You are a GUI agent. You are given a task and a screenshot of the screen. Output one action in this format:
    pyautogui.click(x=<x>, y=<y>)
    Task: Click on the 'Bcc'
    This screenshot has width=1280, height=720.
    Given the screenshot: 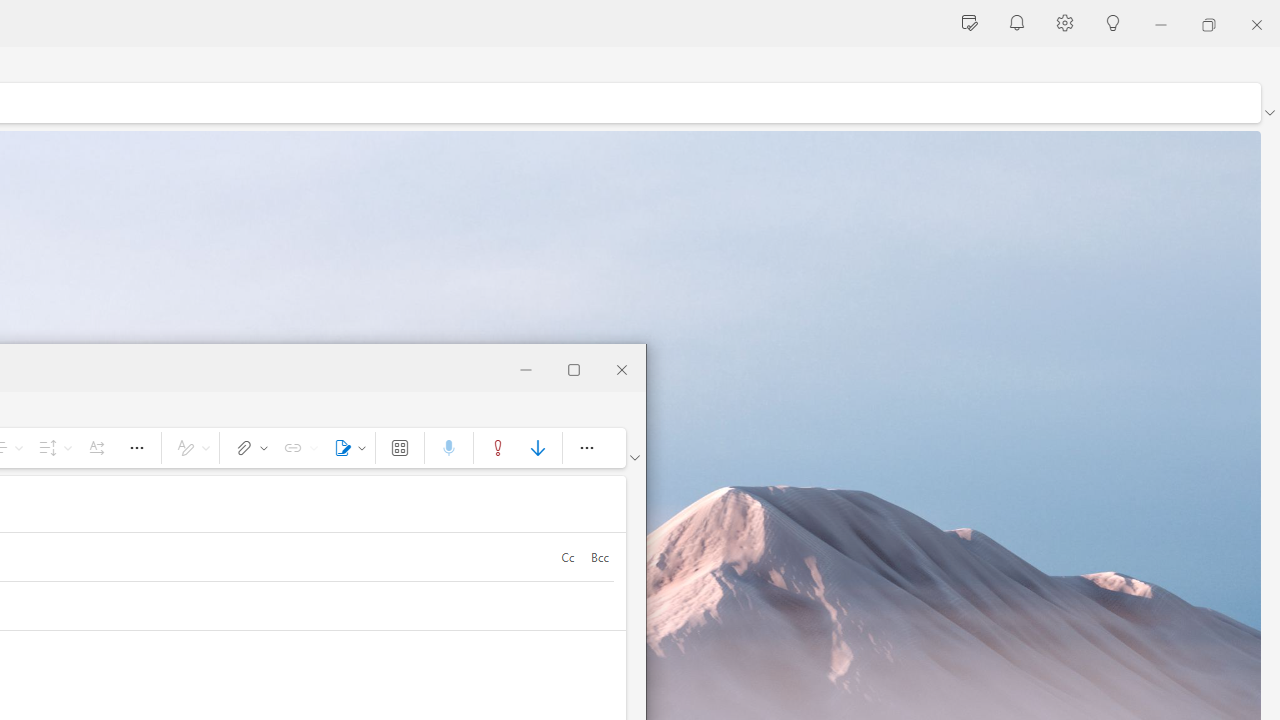 What is the action you would take?
    pyautogui.click(x=598, y=556)
    